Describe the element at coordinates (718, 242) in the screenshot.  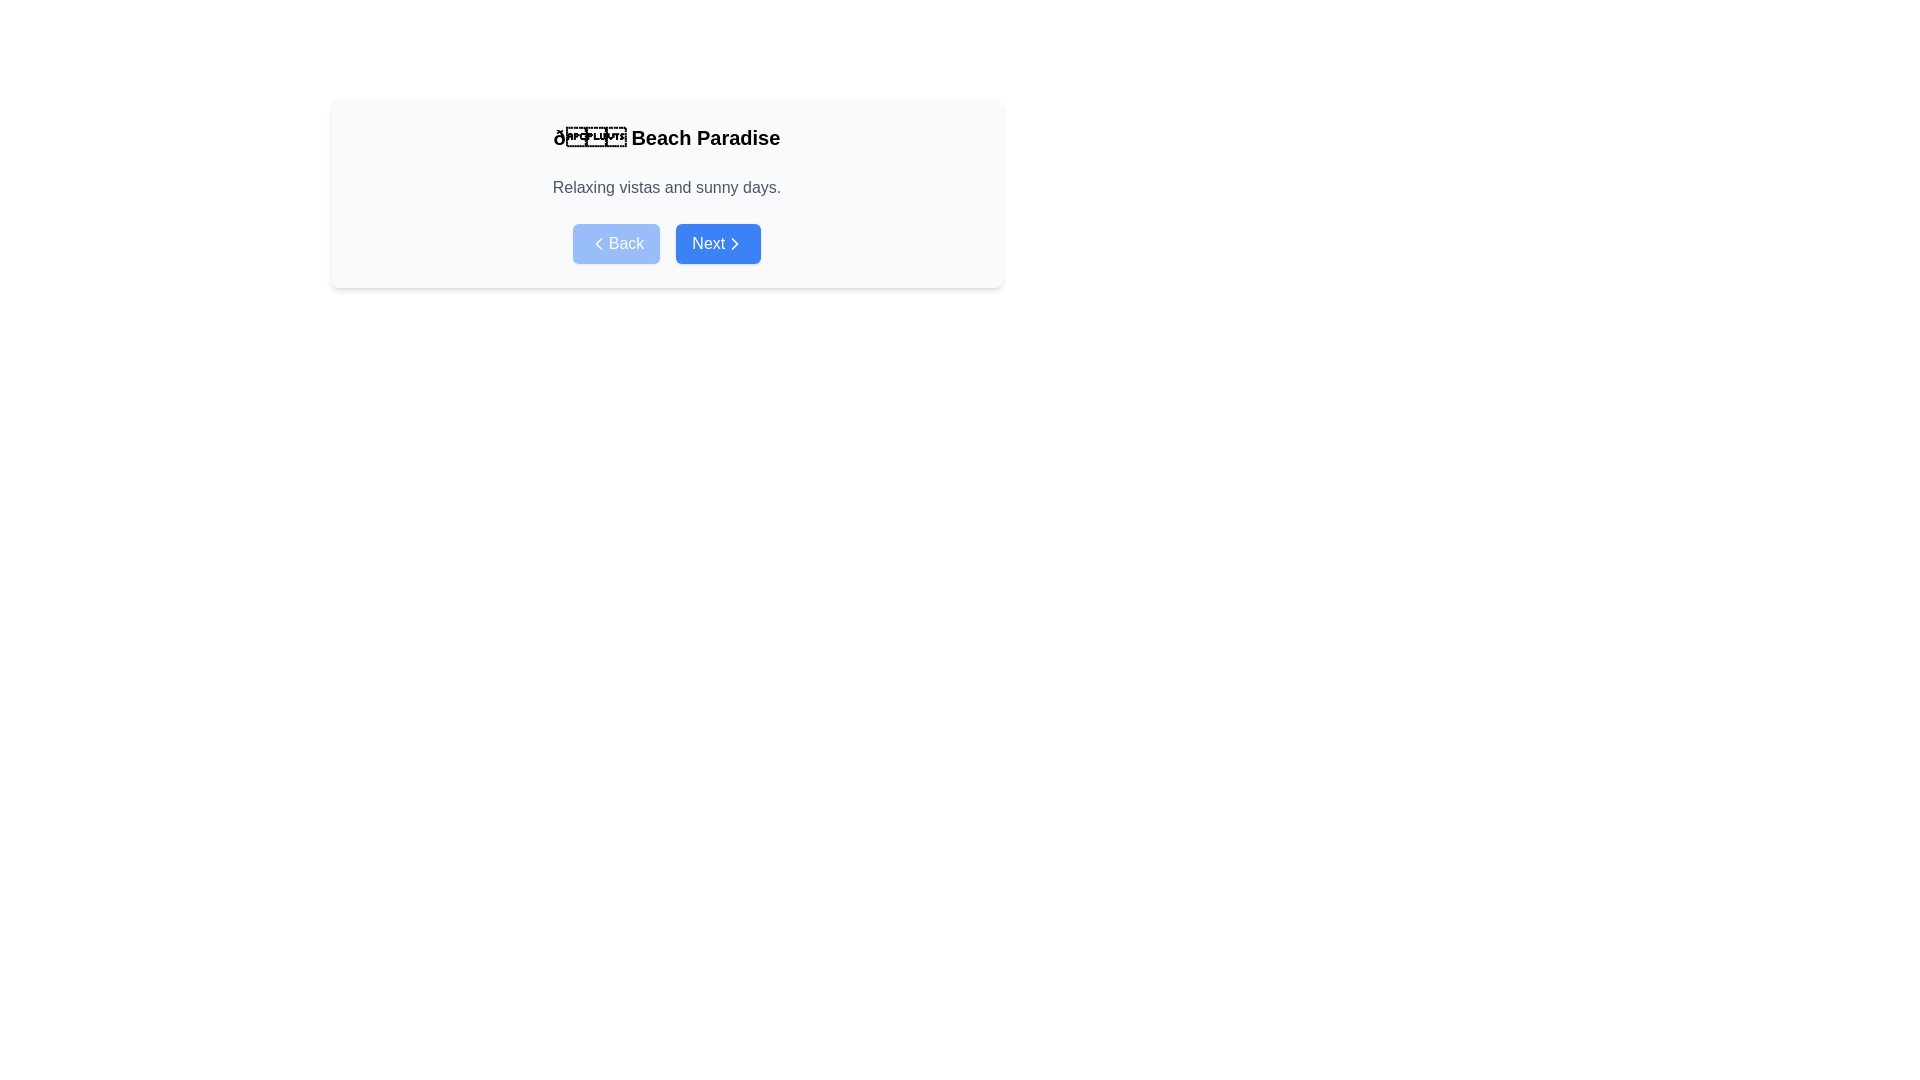
I see `the second button` at that location.